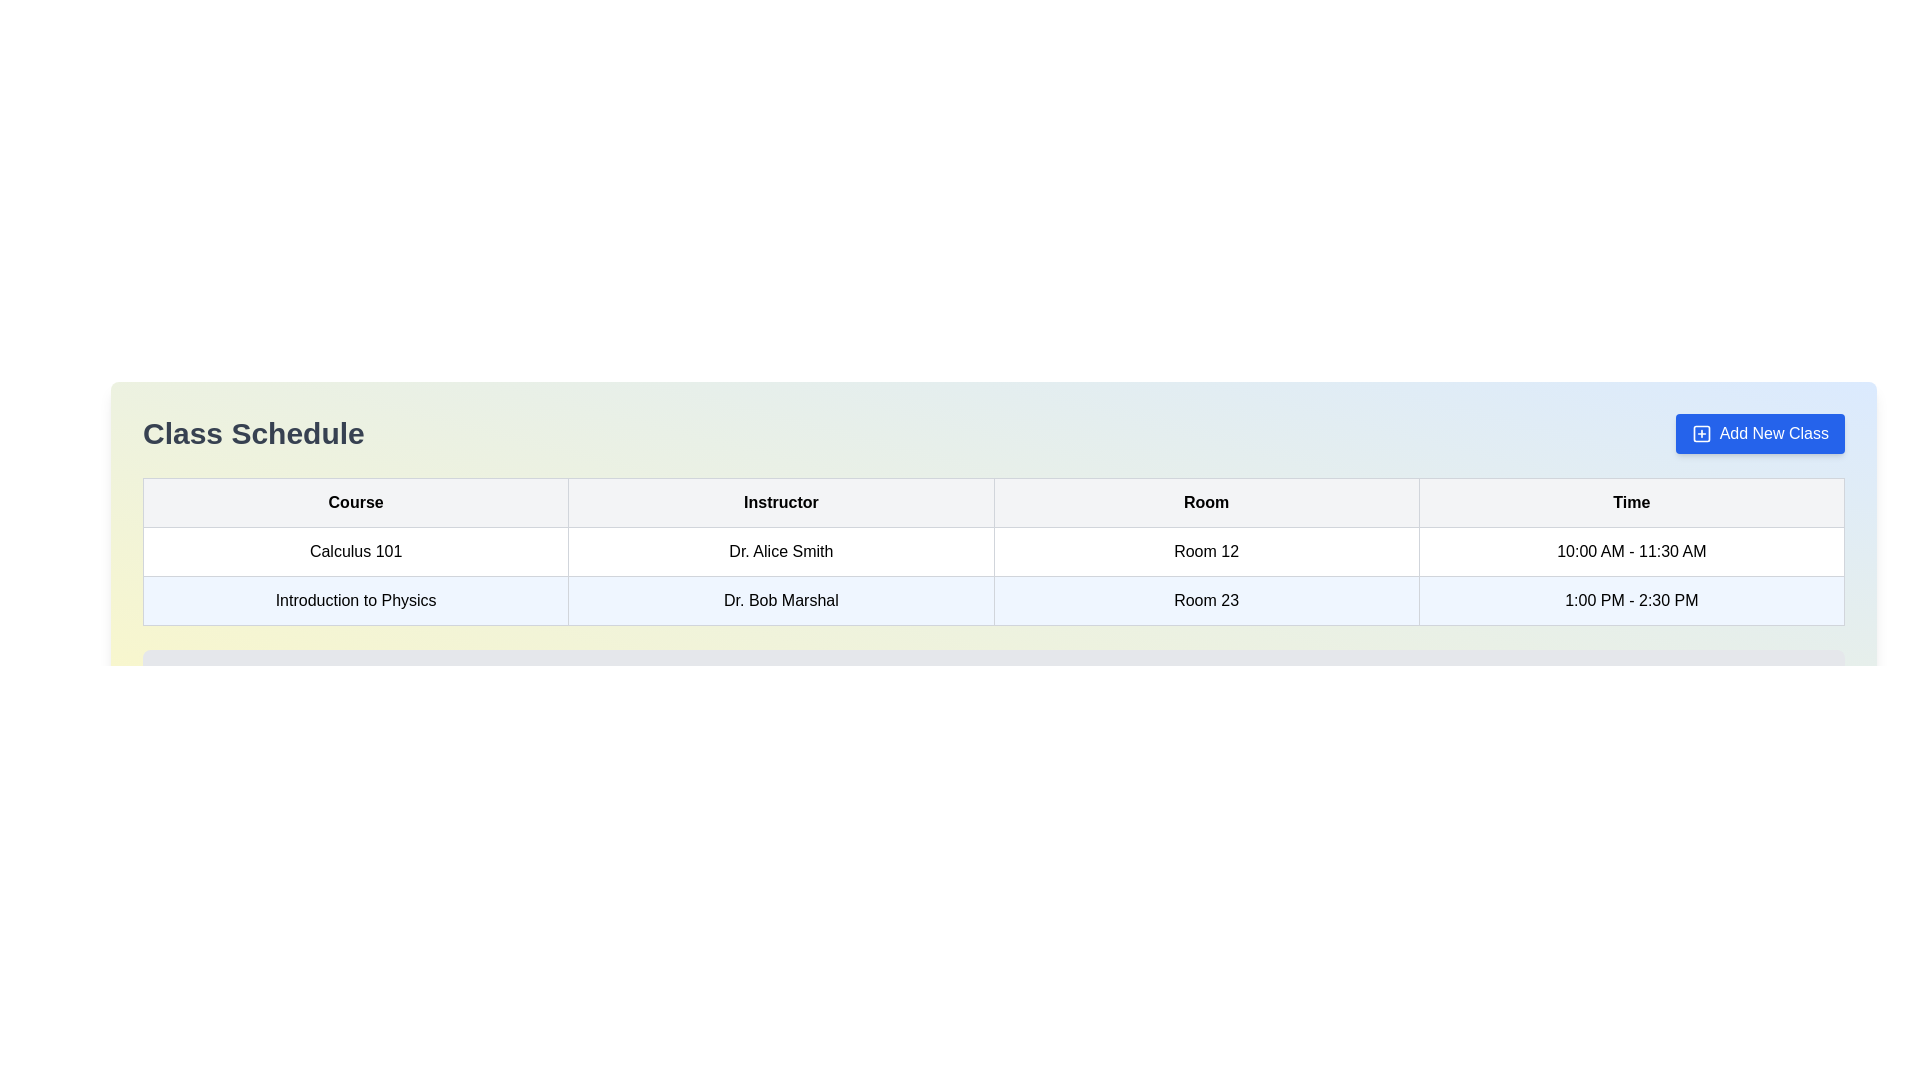 The height and width of the screenshot is (1080, 1920). I want to click on the blue square icon with rounded edges containing a thin cross, located within the 'Add New Class' button in the top-right corner of the table interface, so click(1700, 433).